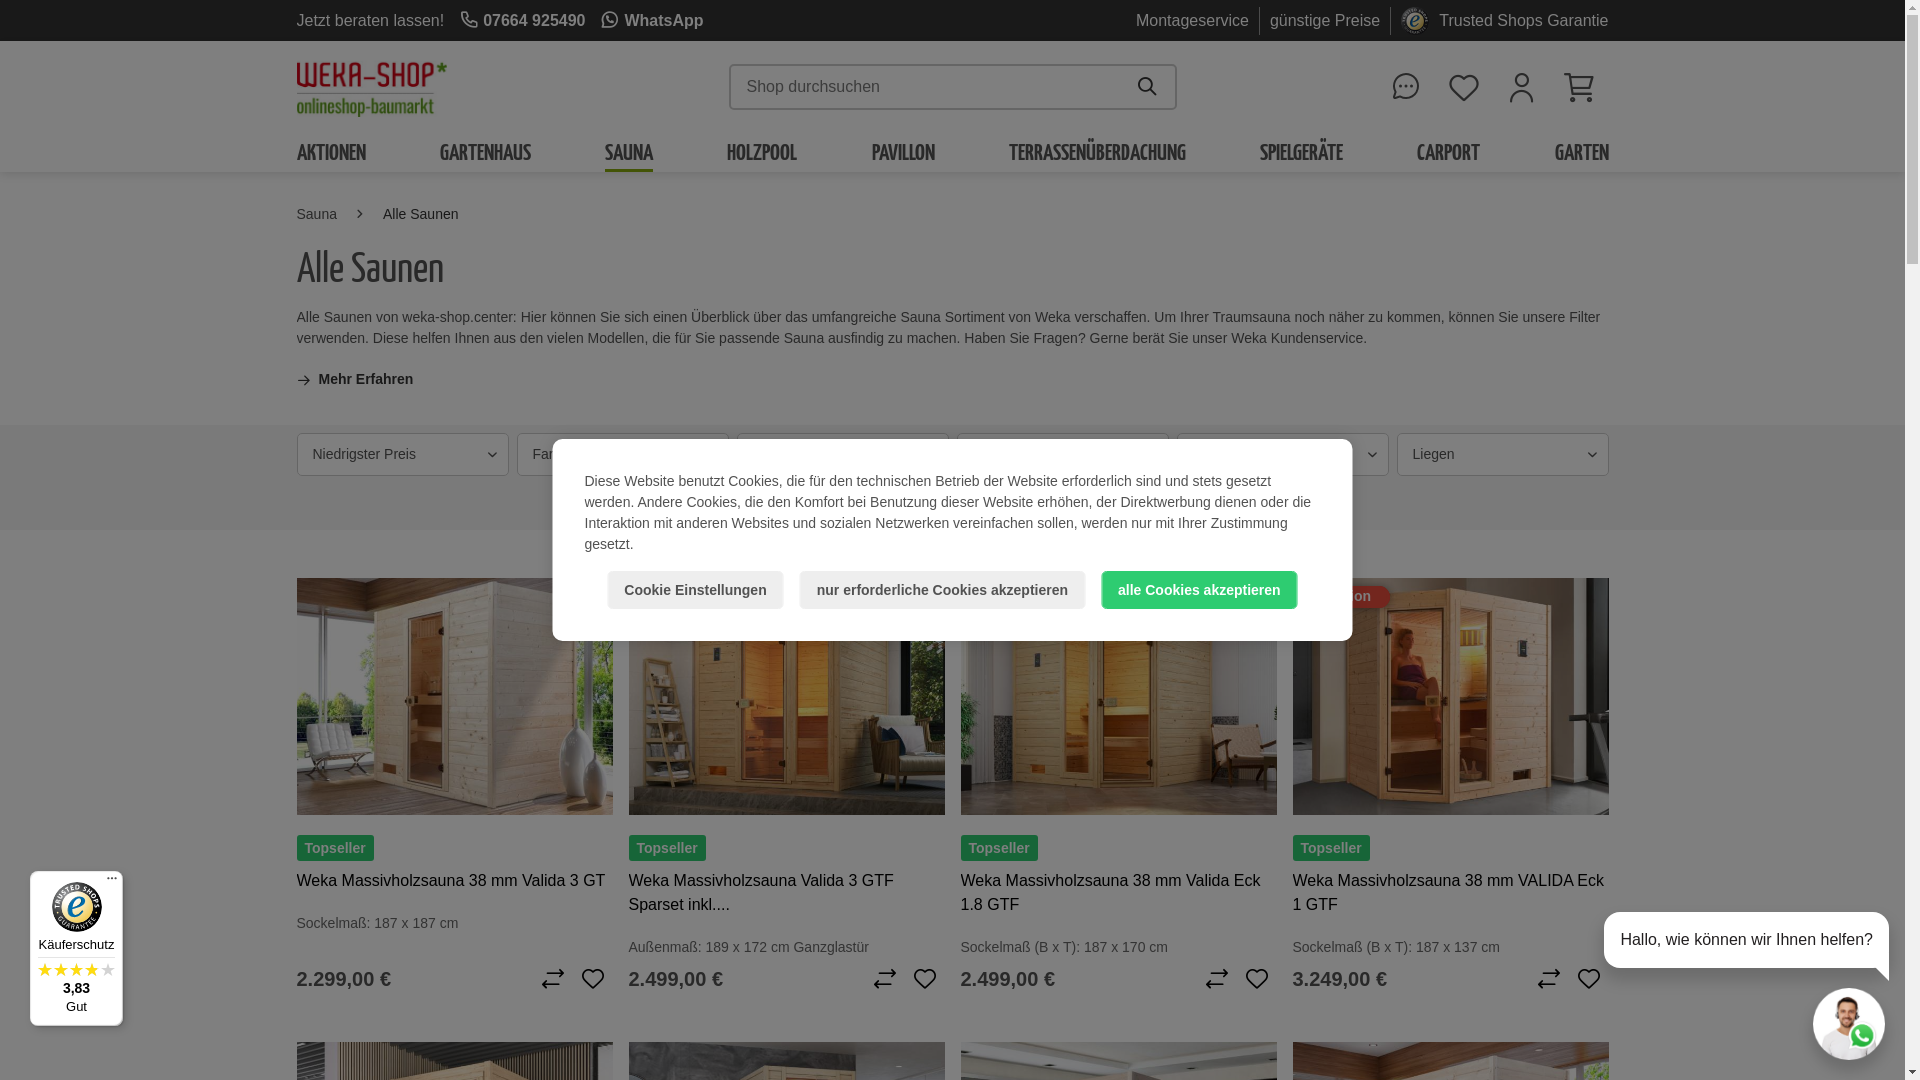  I want to click on 'Warenkorb', so click(1578, 86).